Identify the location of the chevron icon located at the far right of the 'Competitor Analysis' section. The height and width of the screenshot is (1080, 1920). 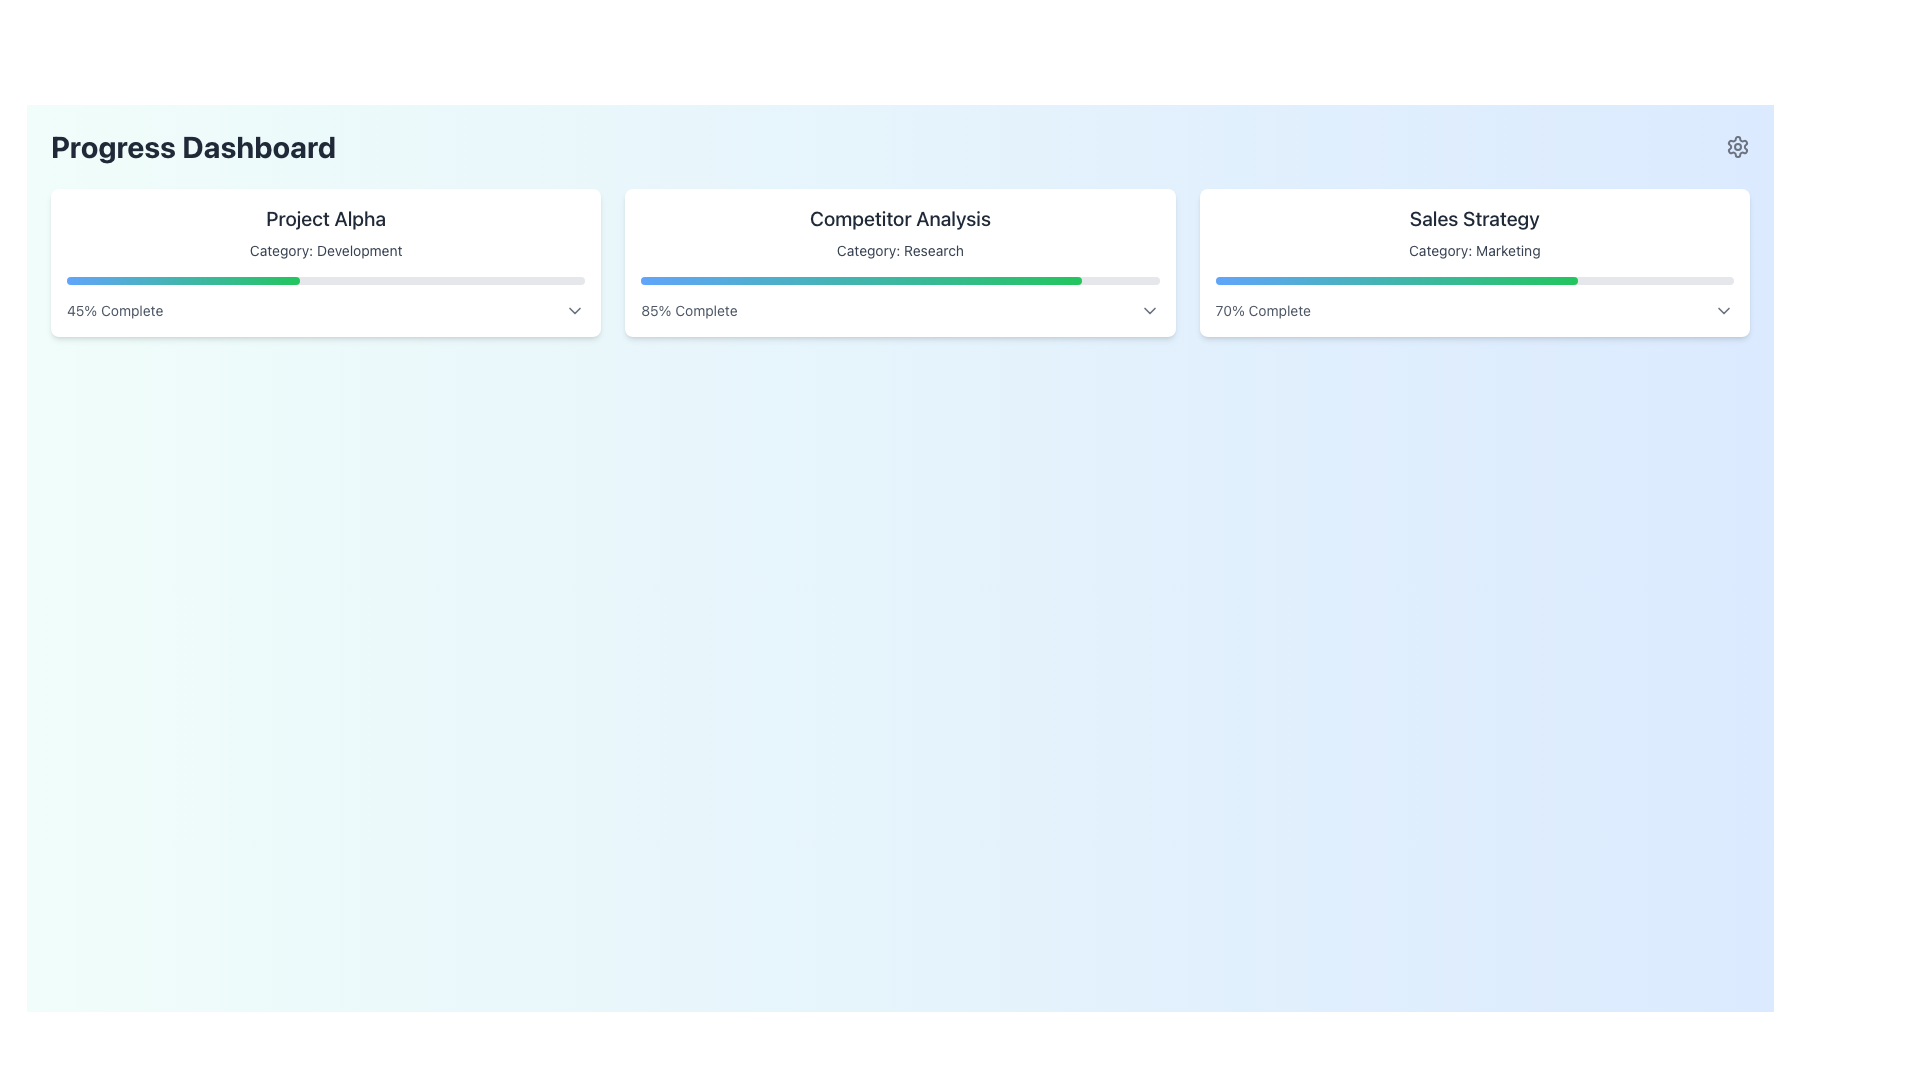
(1149, 311).